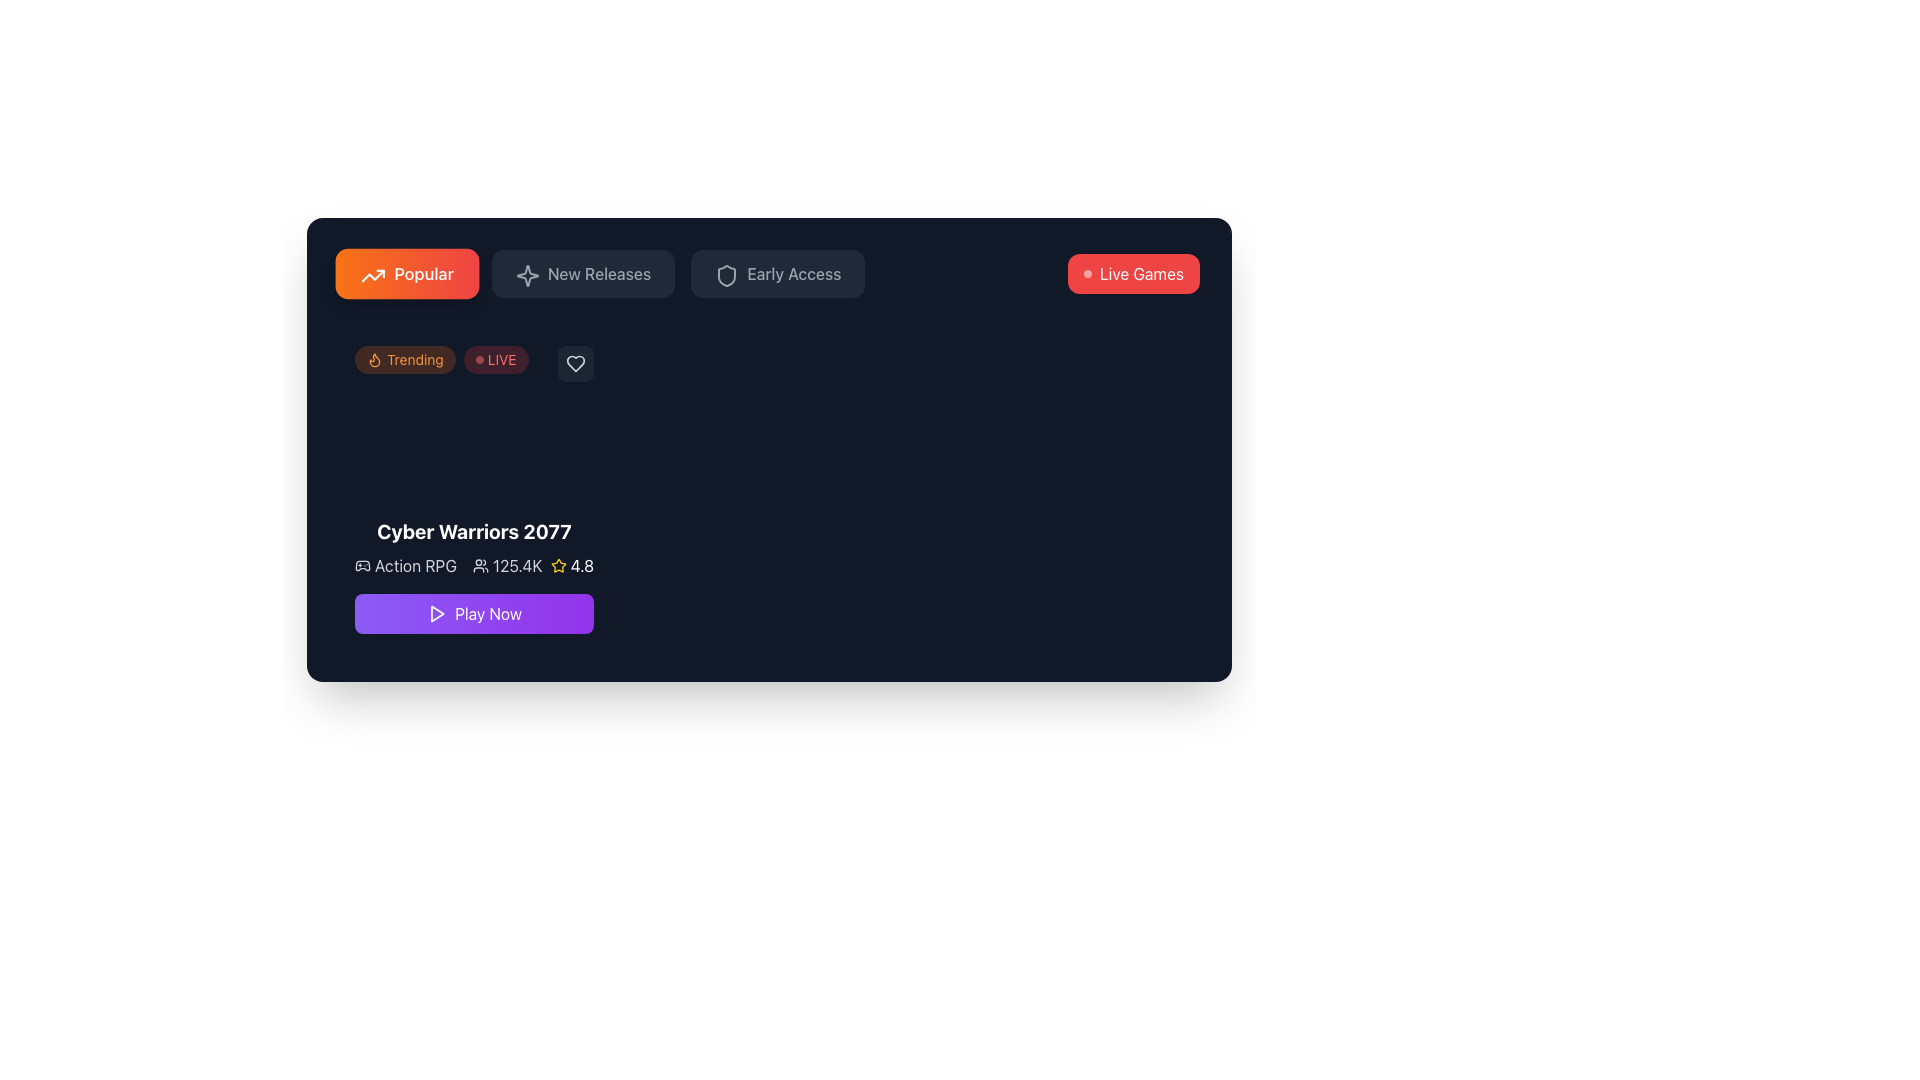 This screenshot has height=1080, width=1920. What do you see at coordinates (507, 566) in the screenshot?
I see `the static text element indicating the number of users, followers, or participants, located between 'Action RPG' and a rating star with a numeric score` at bounding box center [507, 566].